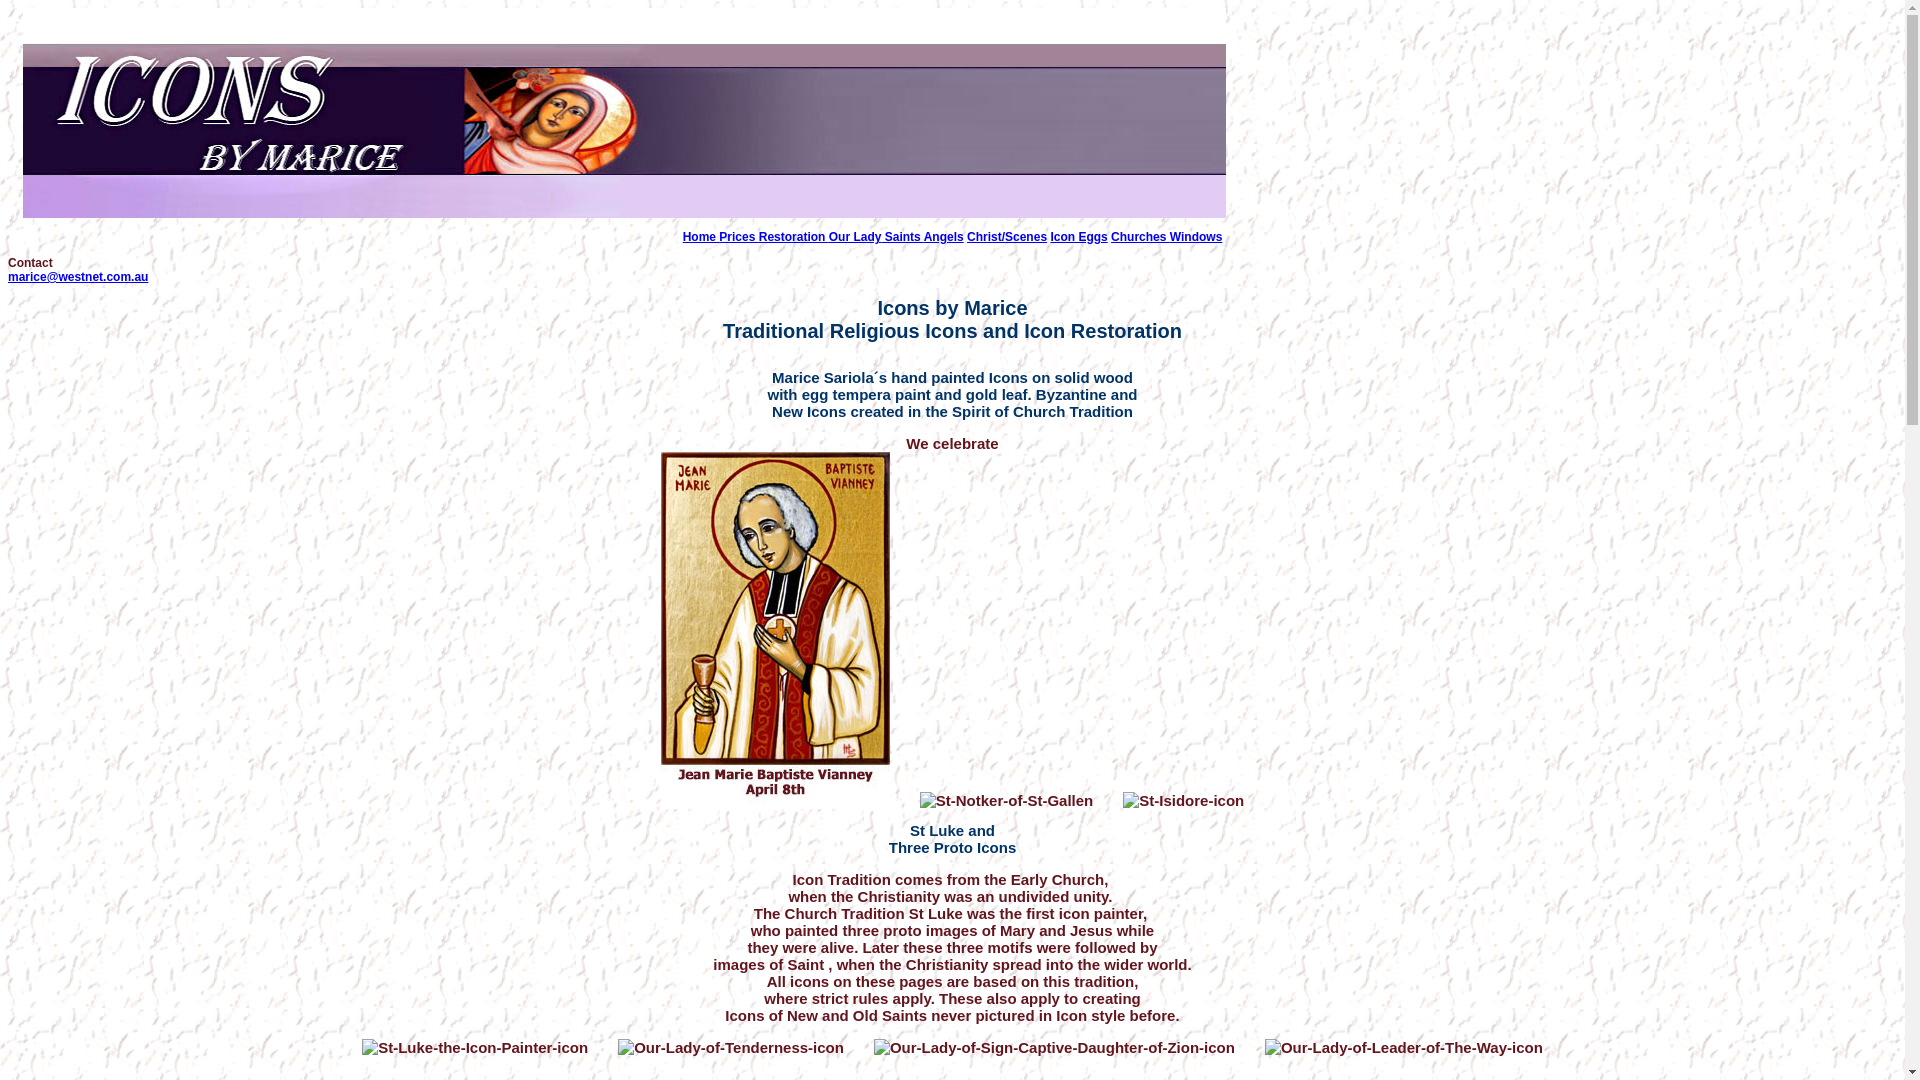  Describe the element at coordinates (1109, 235) in the screenshot. I see `'Churches'` at that location.